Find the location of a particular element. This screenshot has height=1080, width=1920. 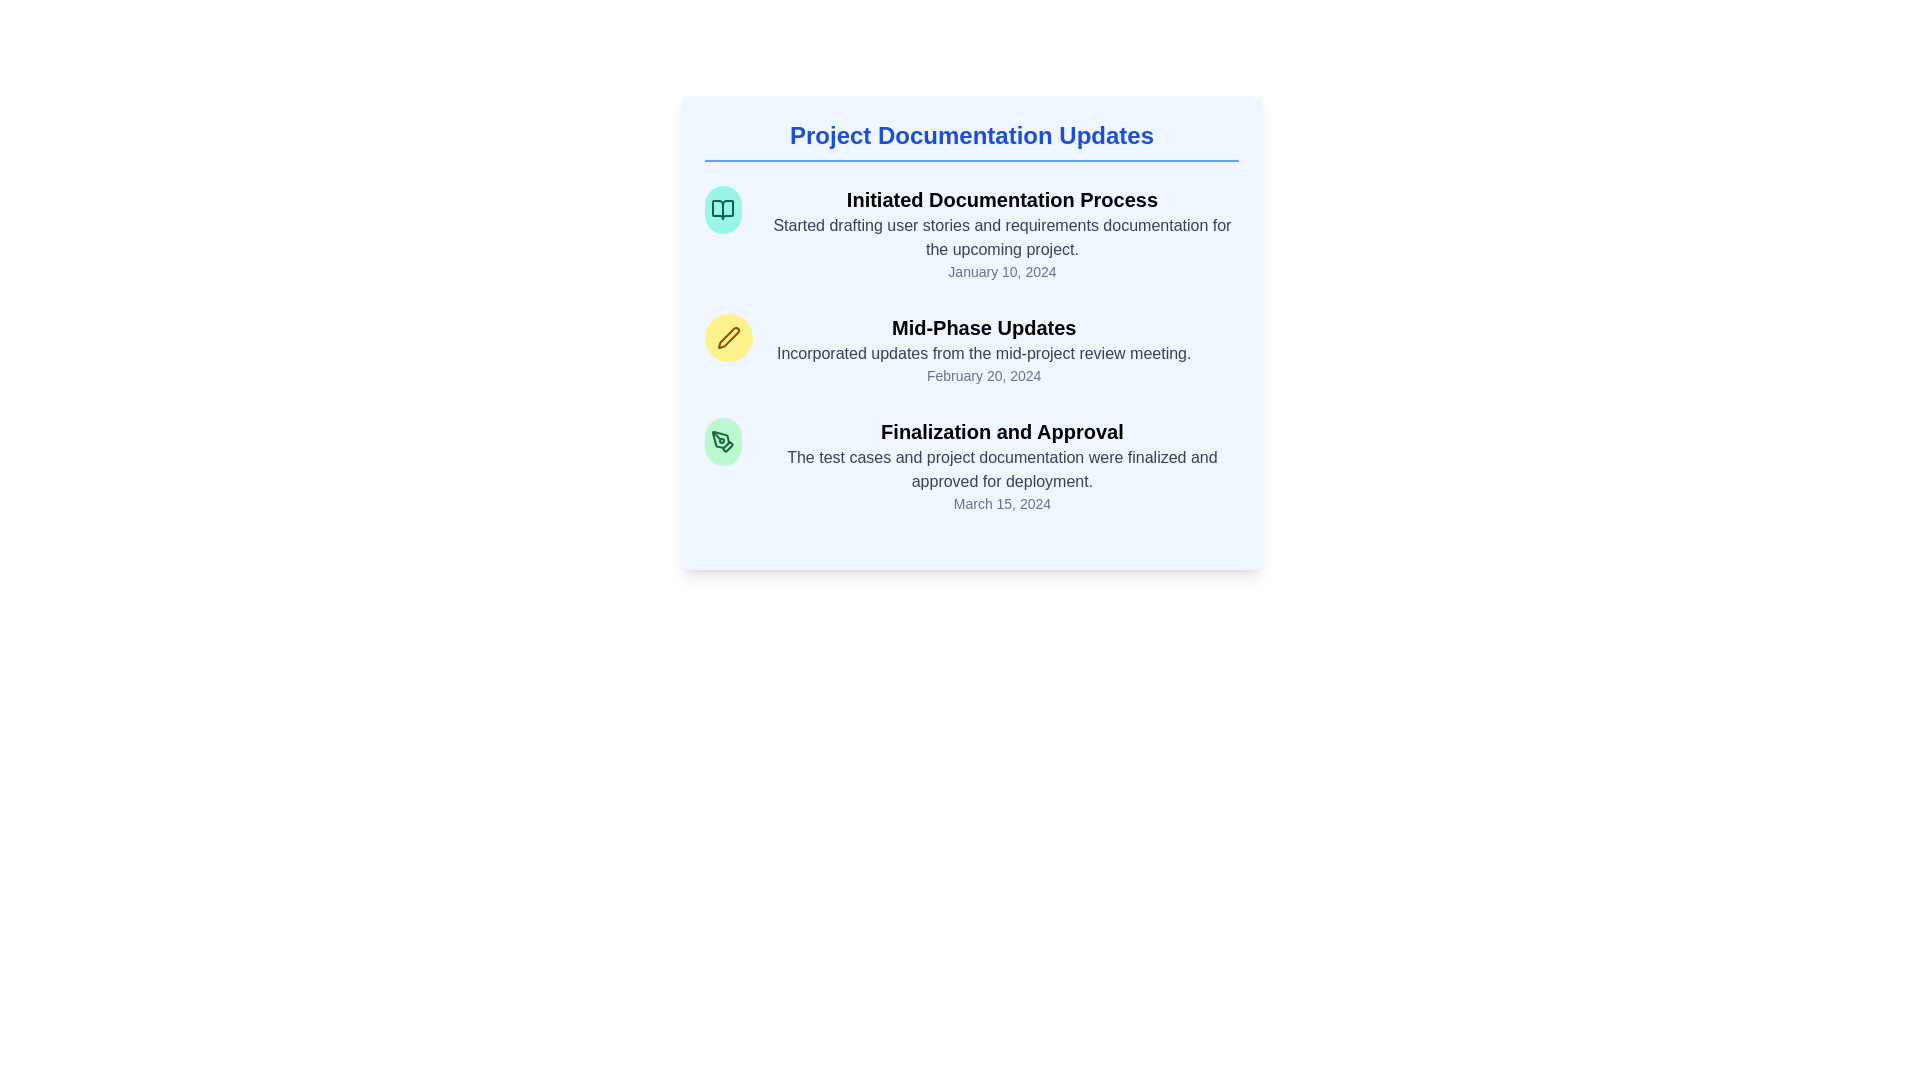

the text label displaying 'March 15, 2024', which is located under the 'Finalization and Approval' section of the 'Project Documentation Updates' group is located at coordinates (1002, 503).